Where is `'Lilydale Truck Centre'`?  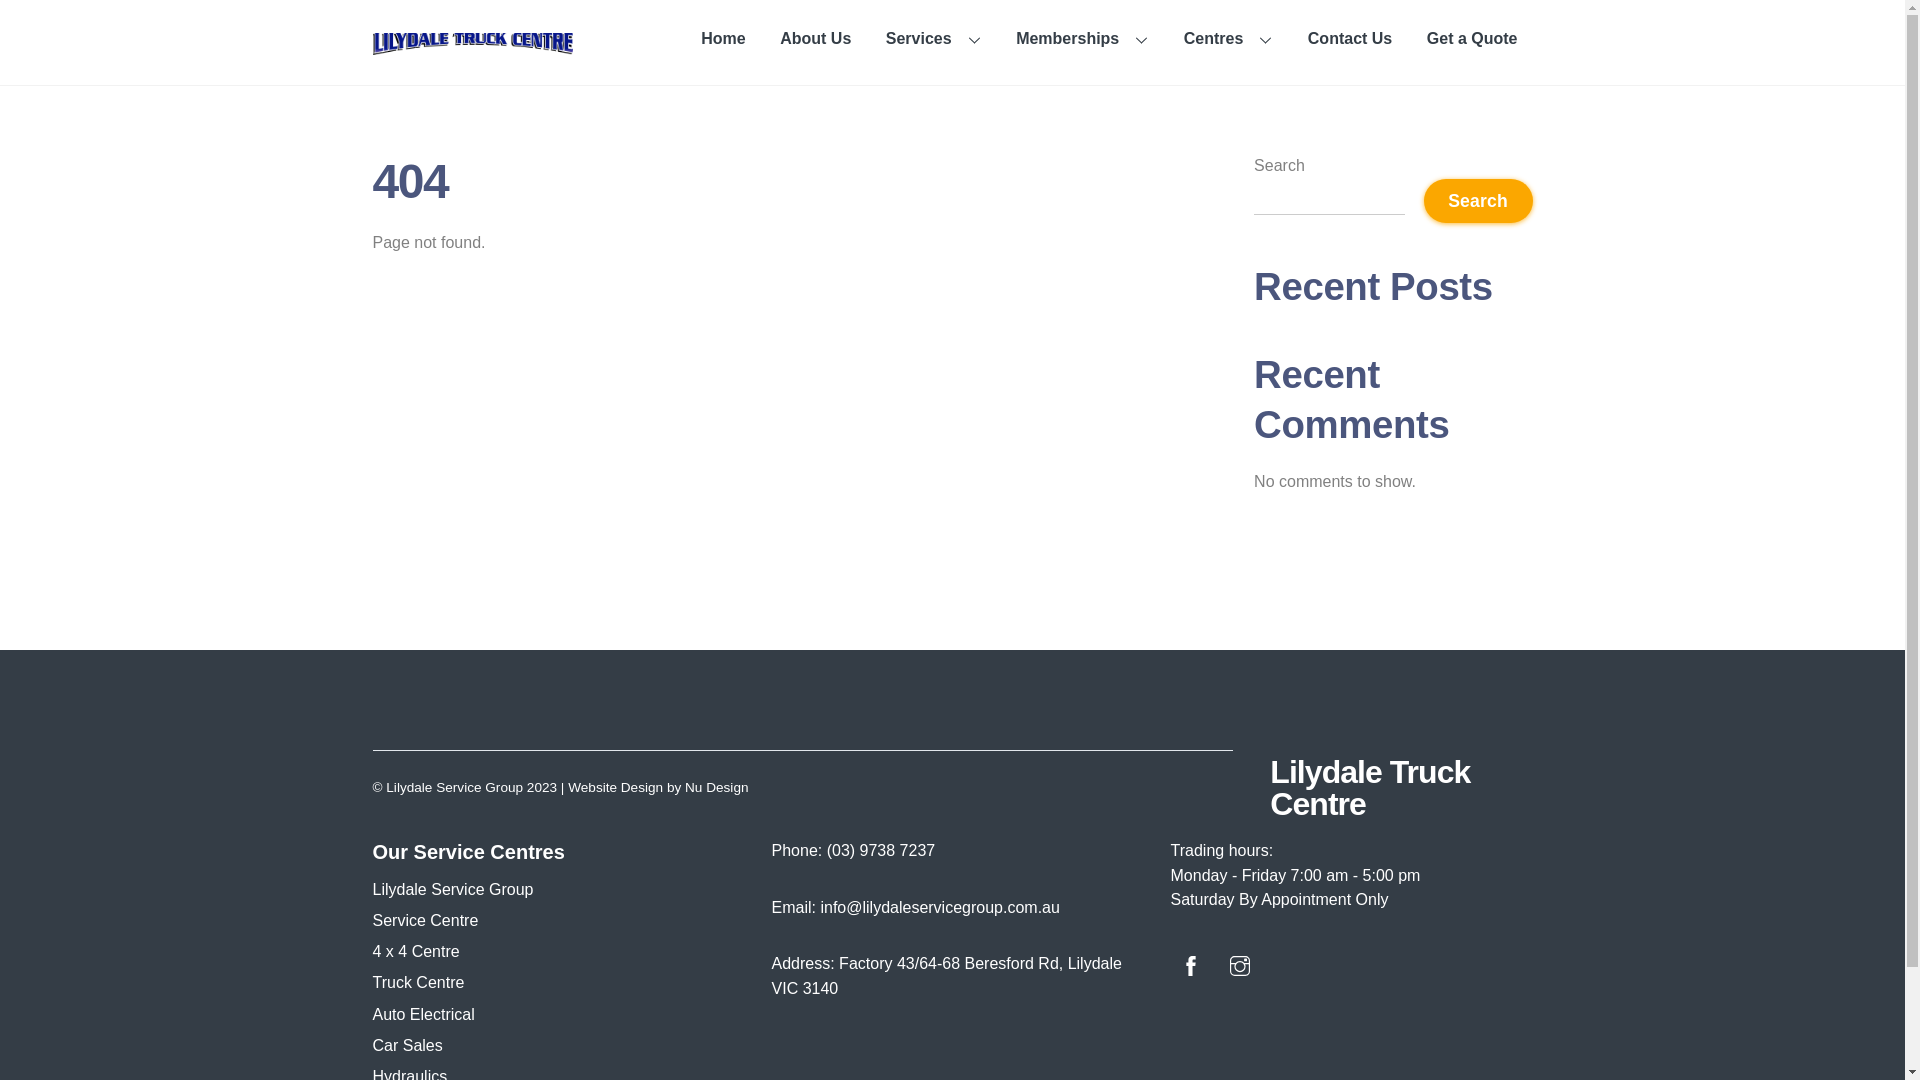
'Lilydale Truck Centre' is located at coordinates (1368, 786).